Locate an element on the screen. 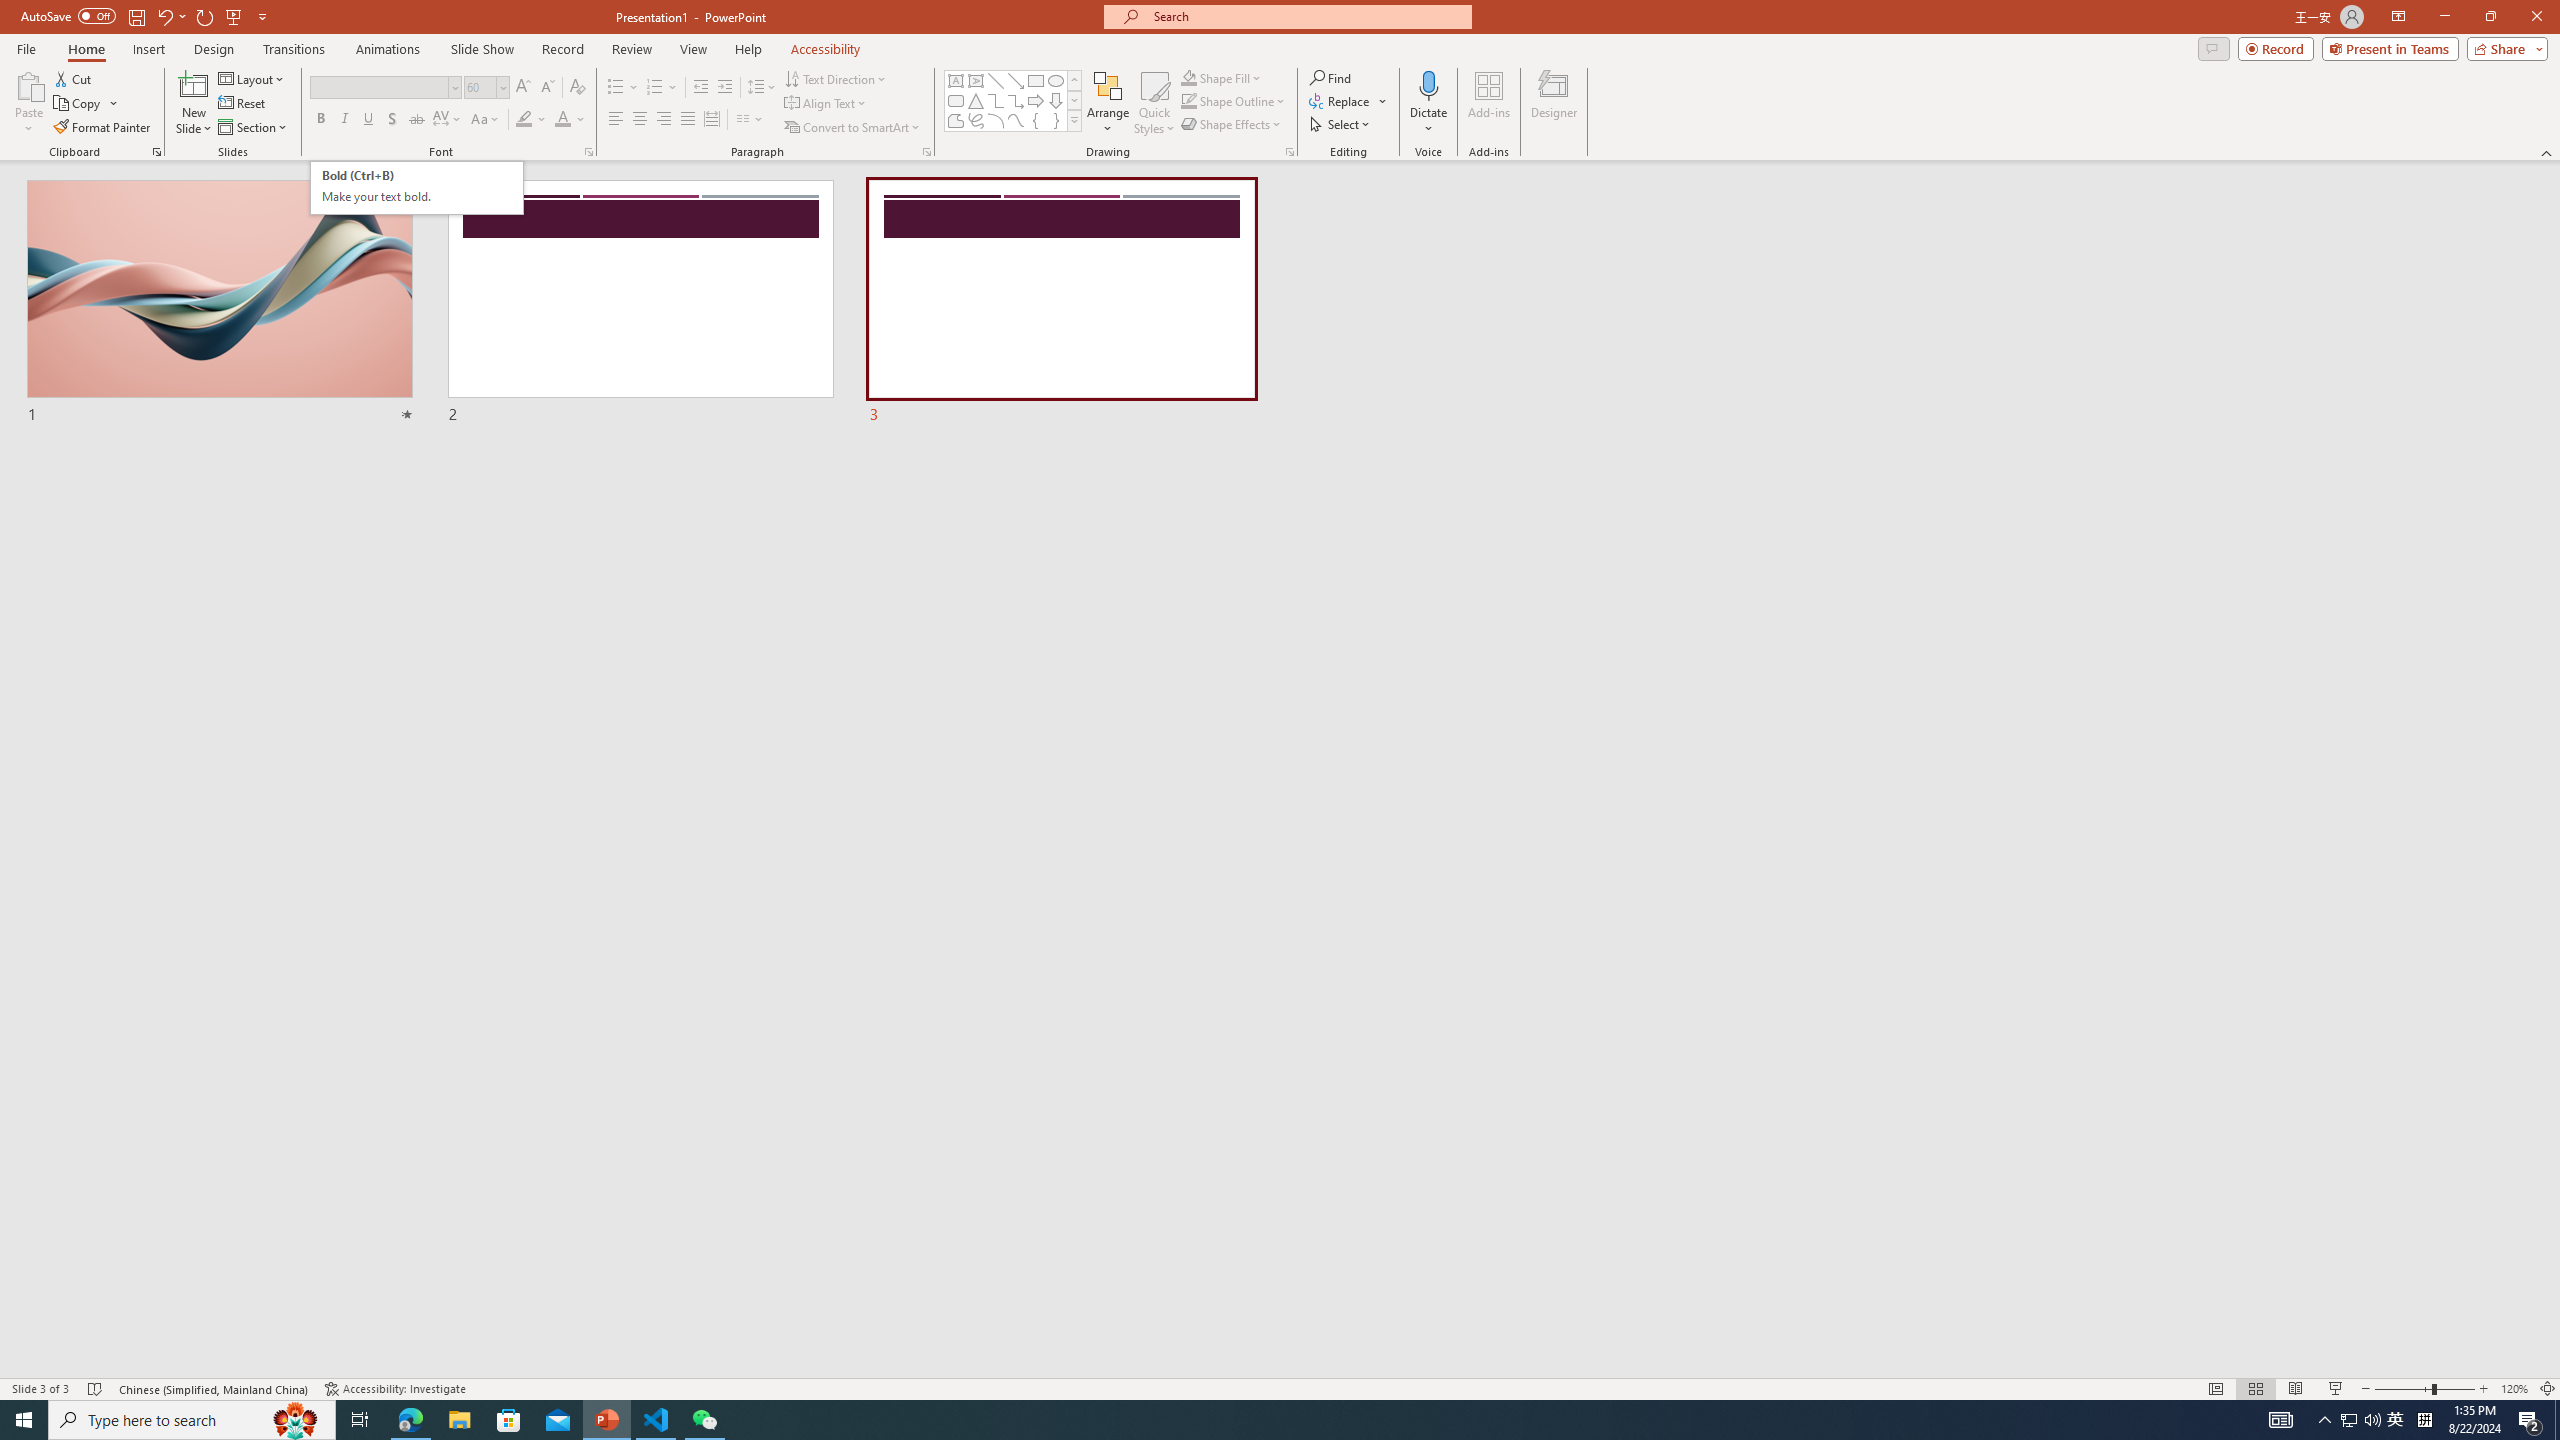 This screenshot has width=2560, height=1440. 'Vertical Text Box' is located at coordinates (974, 80).